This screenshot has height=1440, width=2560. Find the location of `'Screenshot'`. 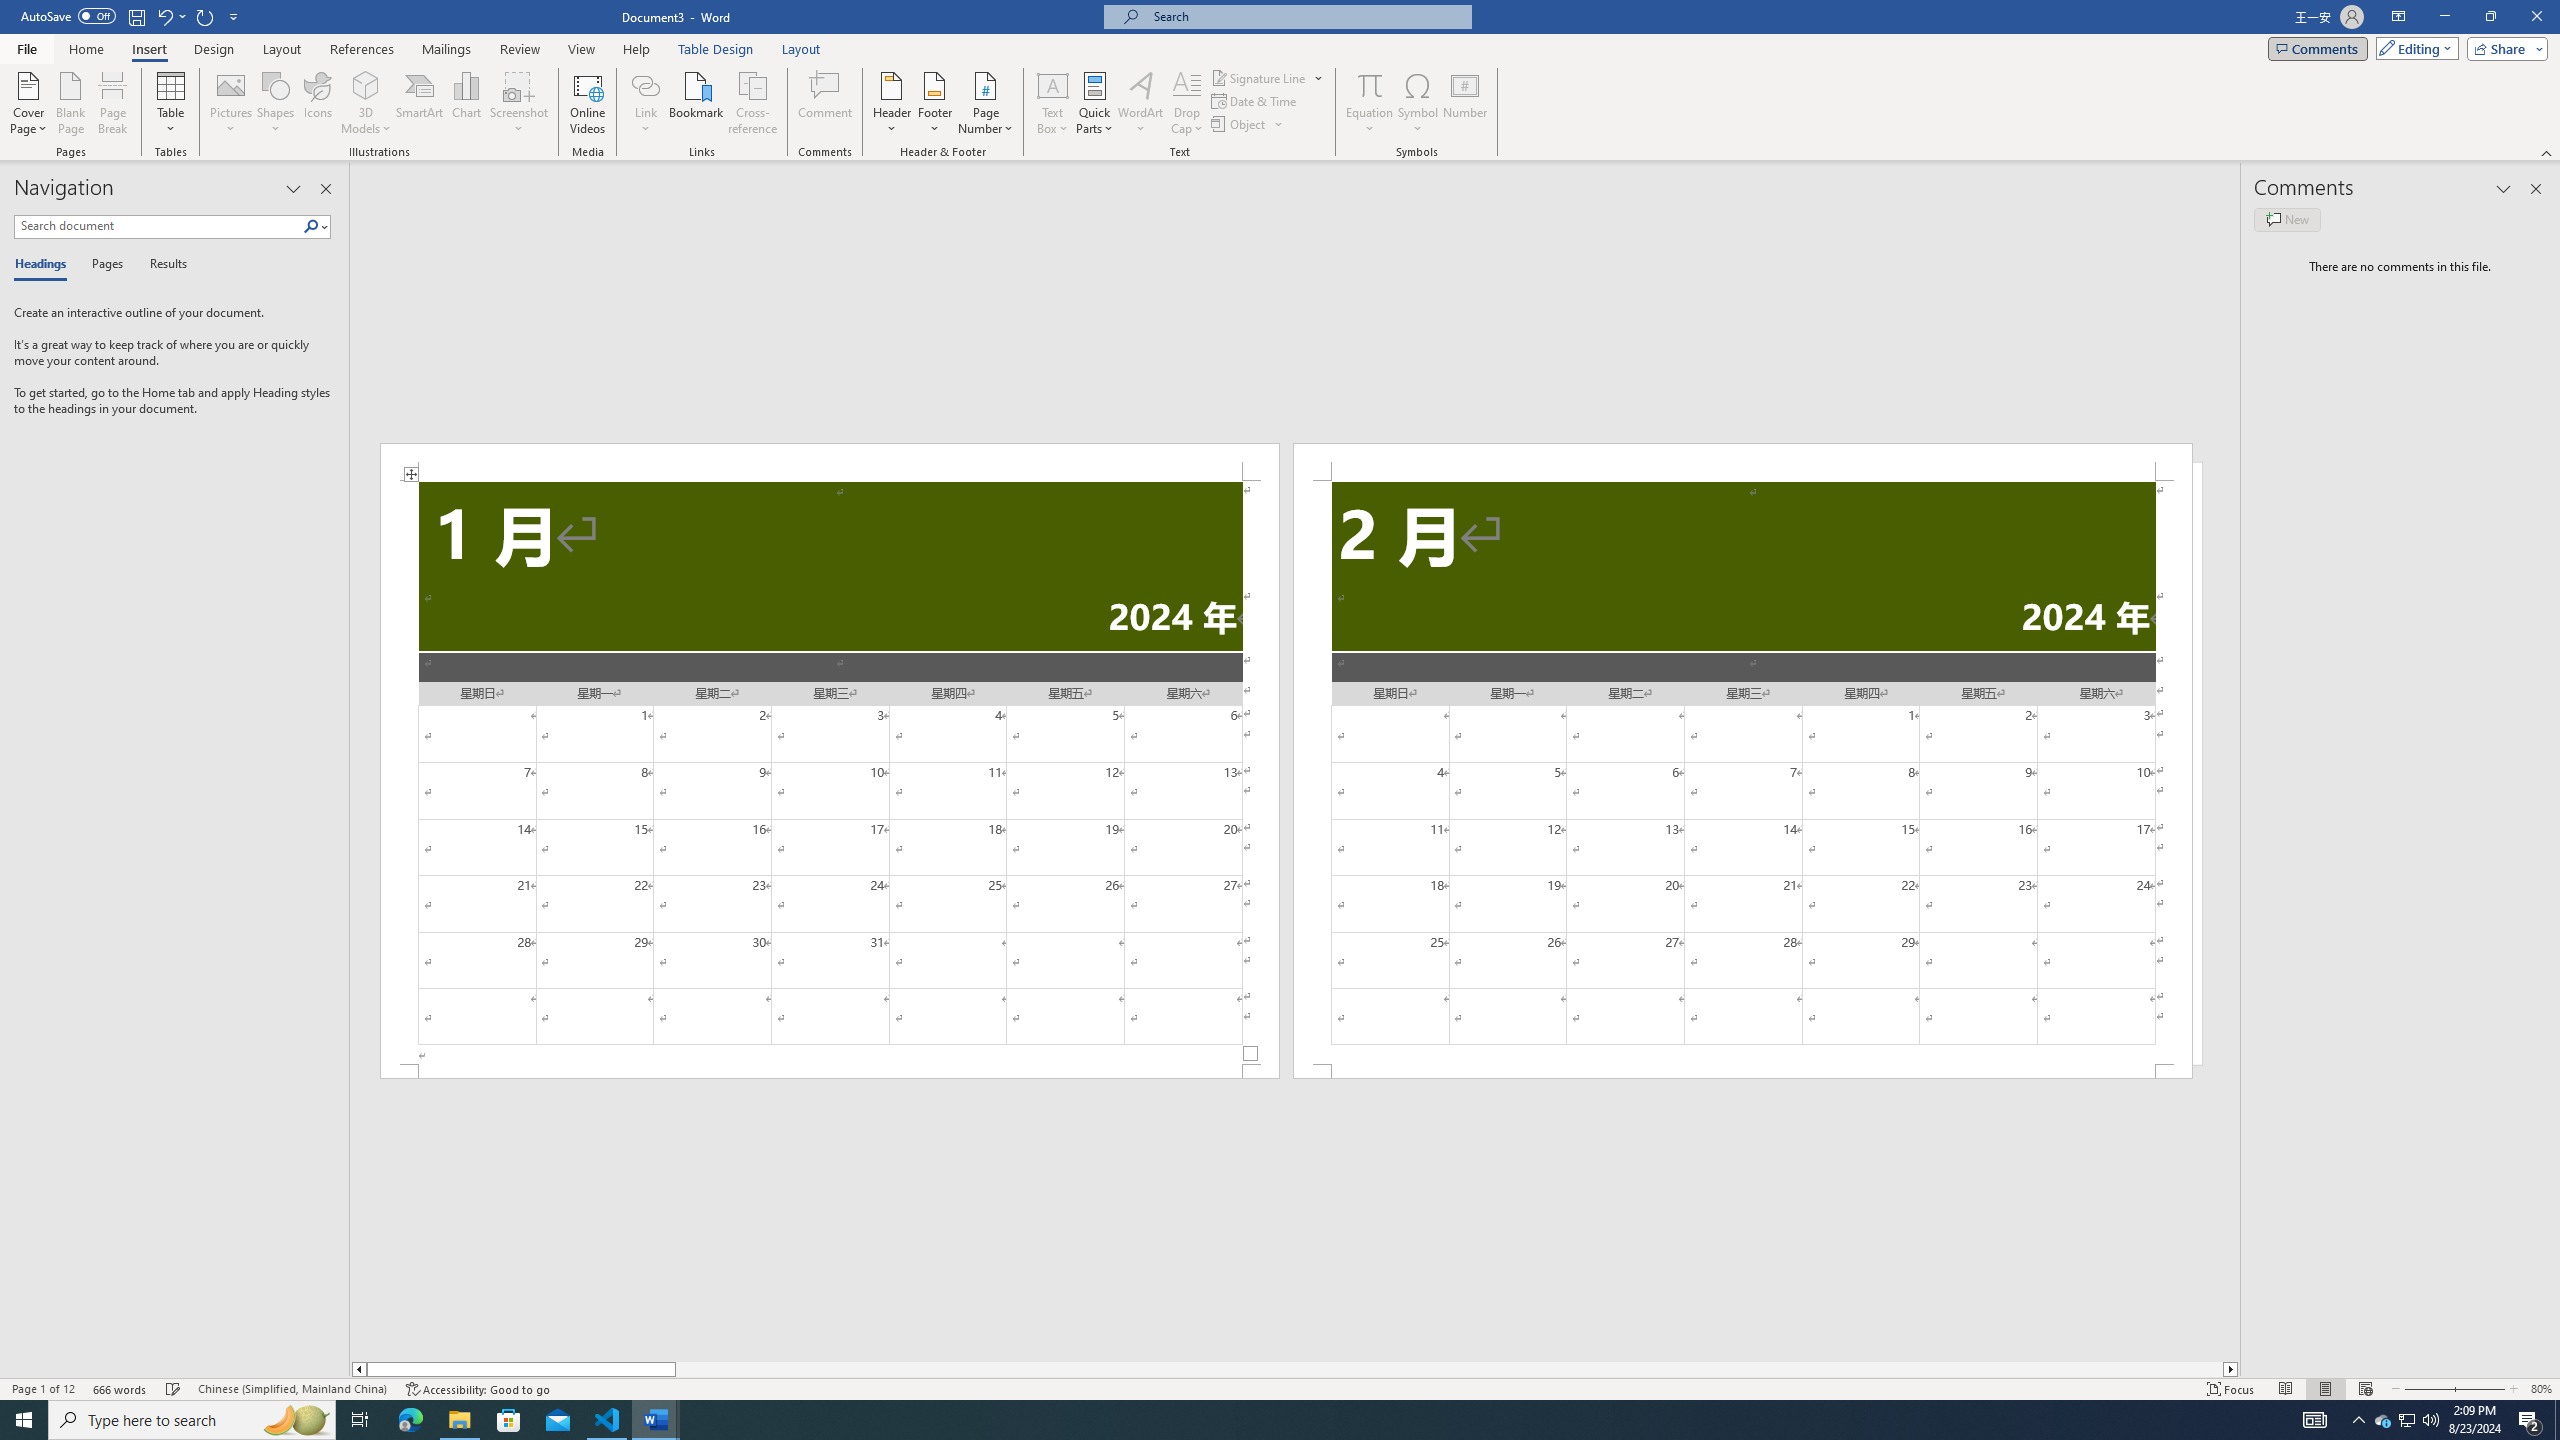

'Screenshot' is located at coordinates (518, 103).